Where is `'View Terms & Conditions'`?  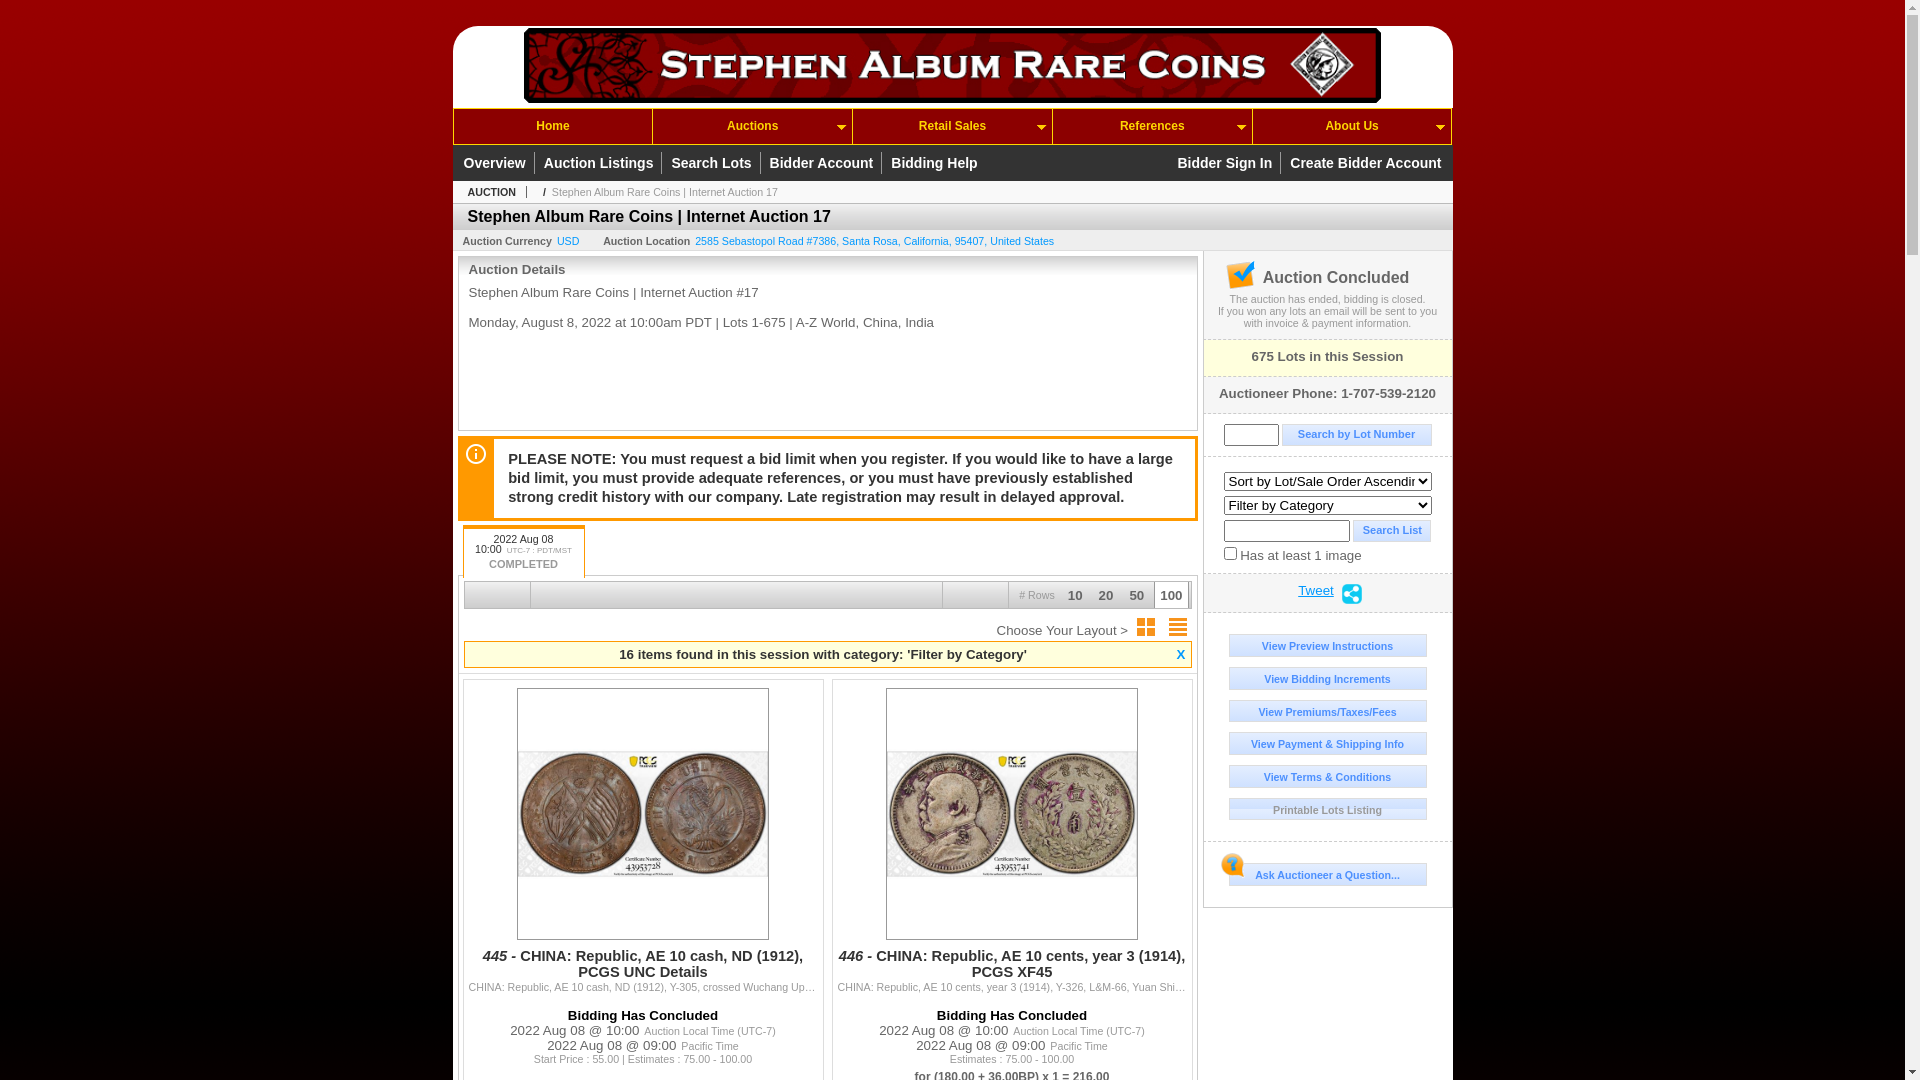
'View Terms & Conditions' is located at coordinates (1326, 775).